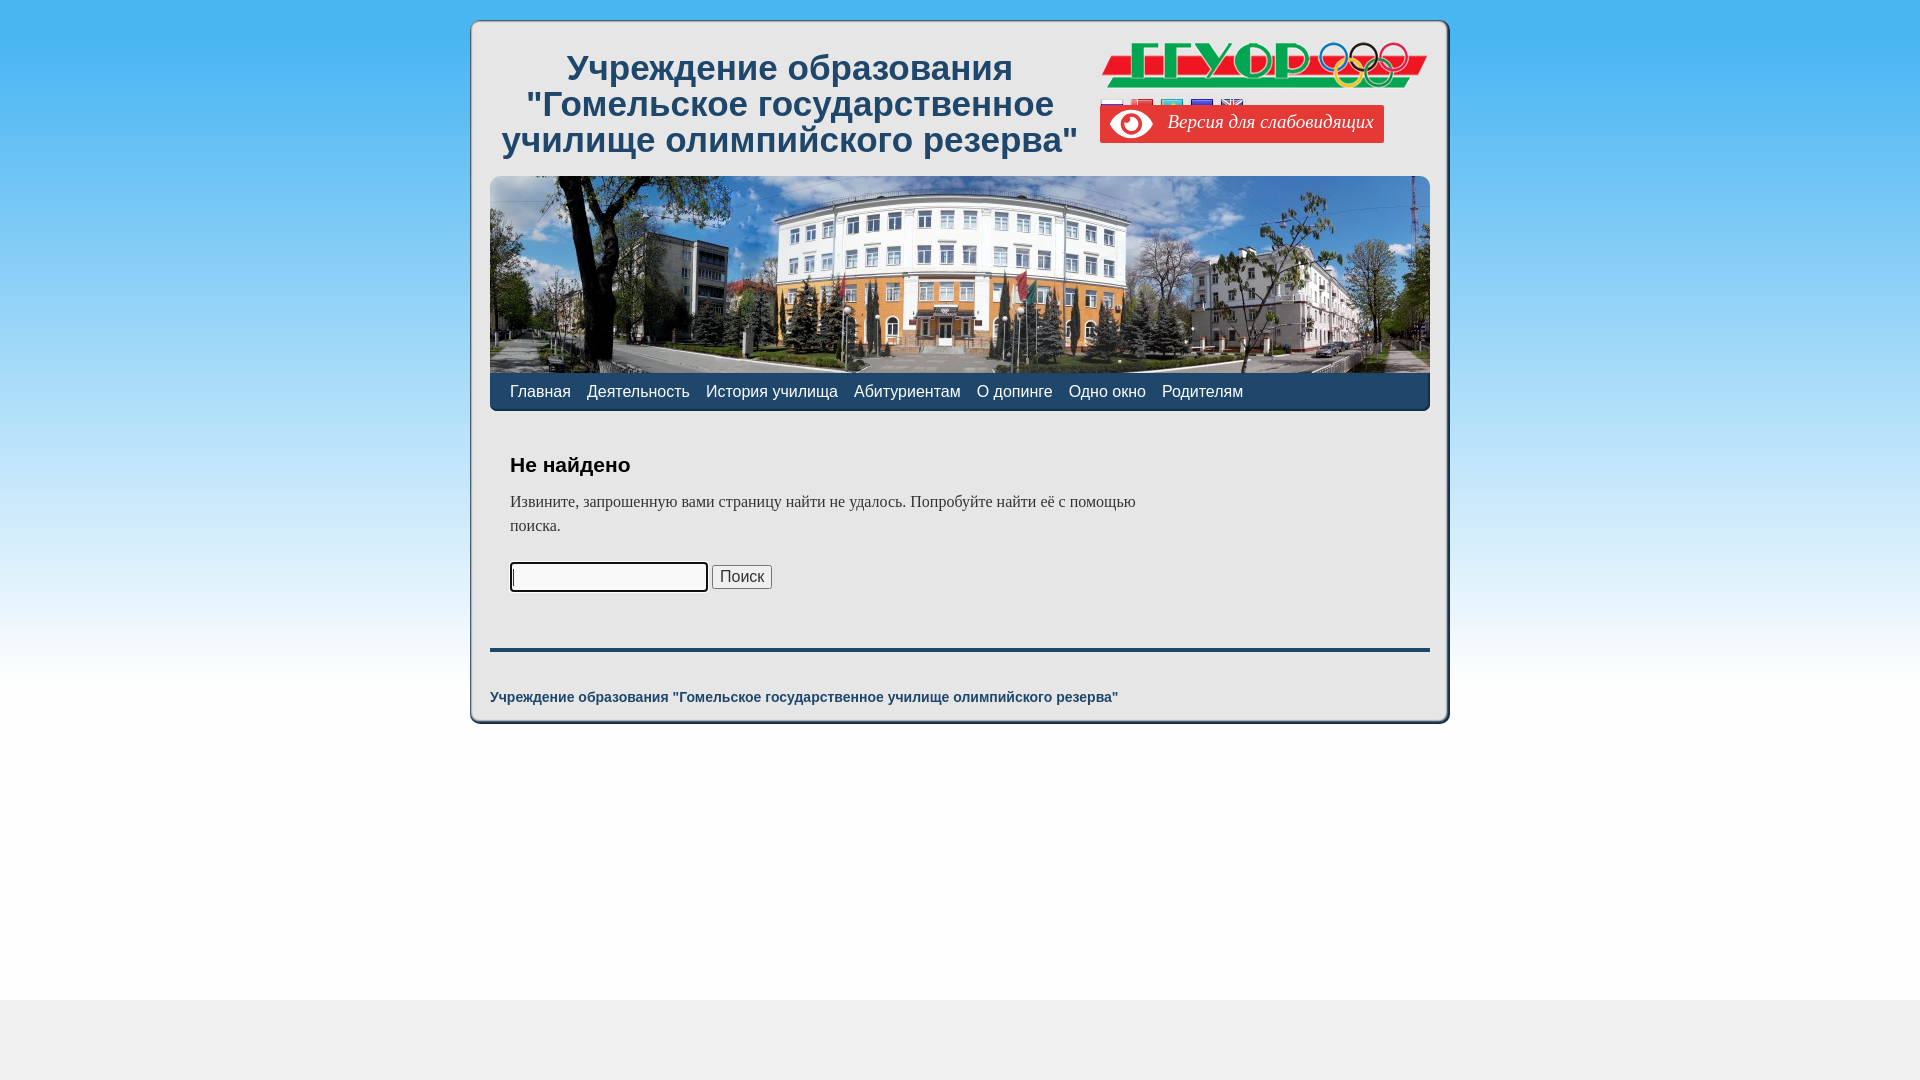 Image resolution: width=1920 pixels, height=1080 pixels. What do you see at coordinates (1190, 108) in the screenshot?
I see `'Ukrainian'` at bounding box center [1190, 108].